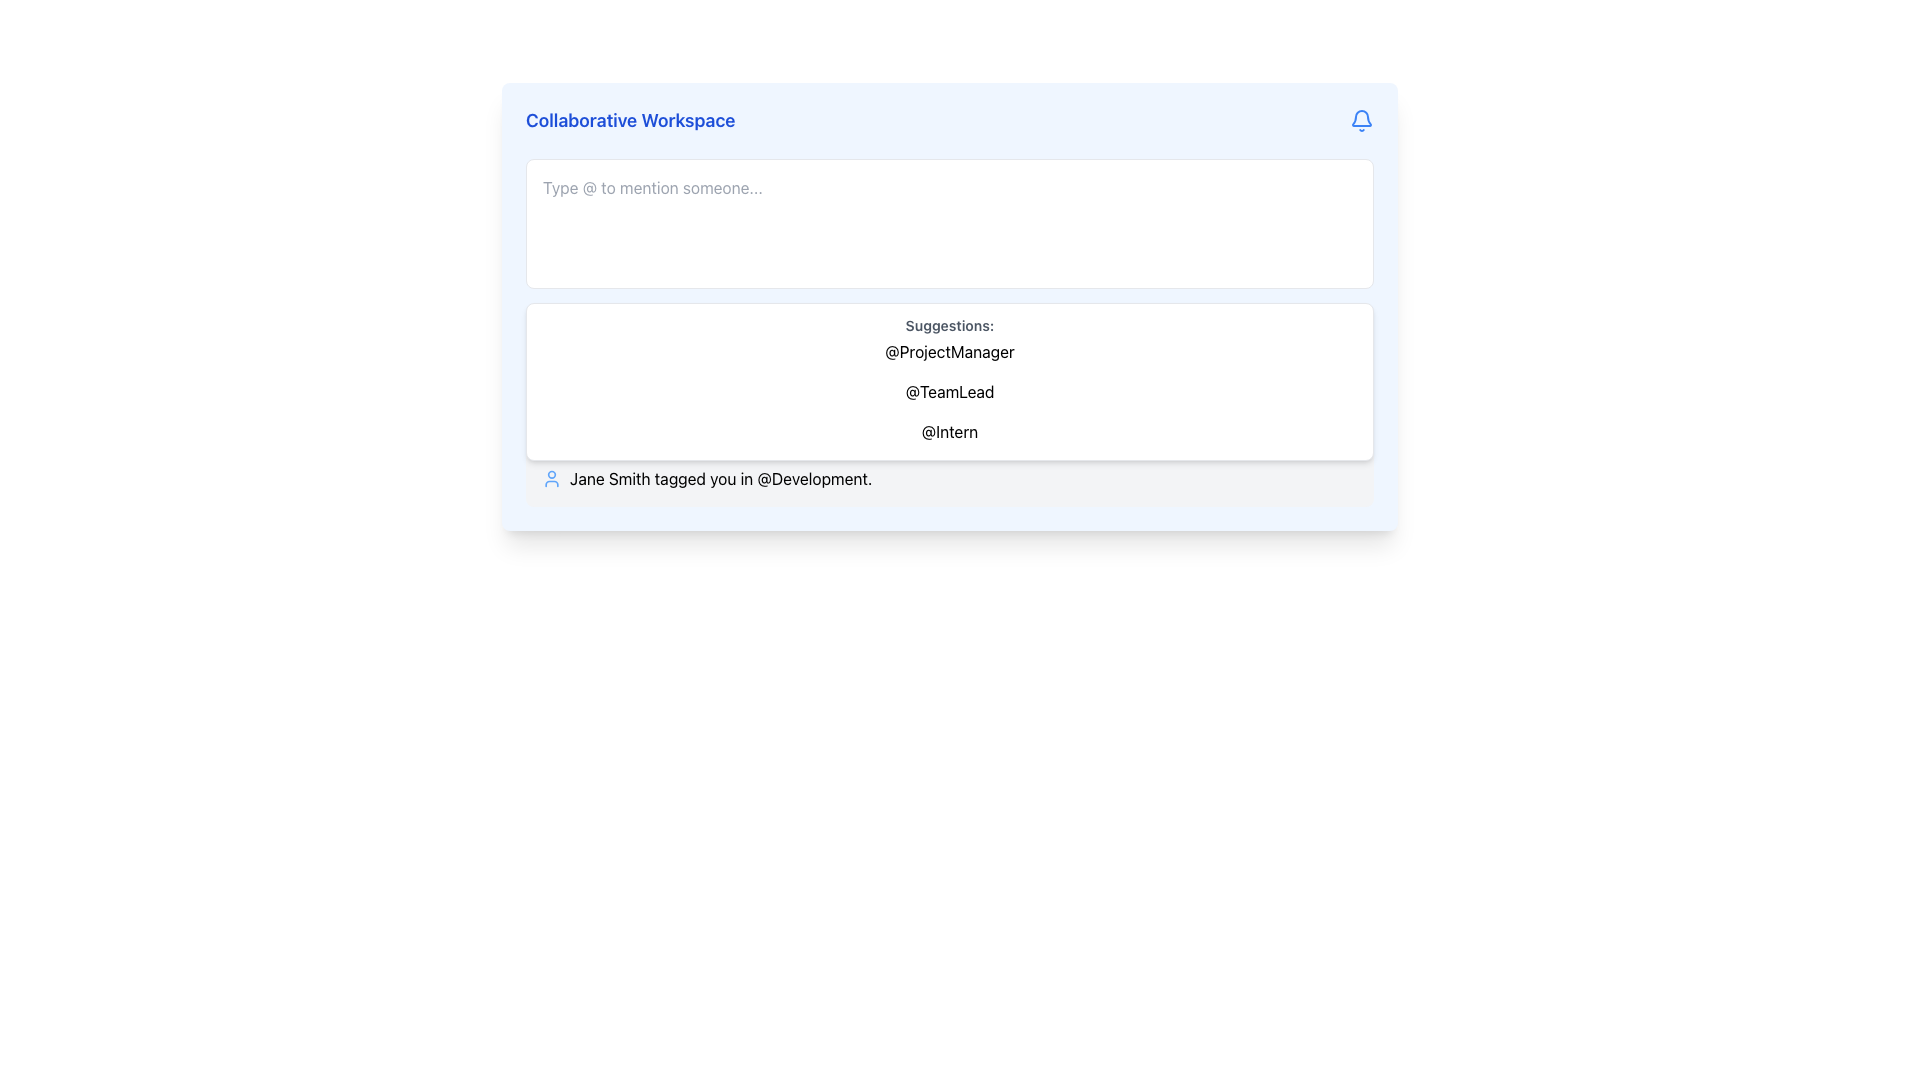  Describe the element at coordinates (949, 462) in the screenshot. I see `notification from the activity log that indicates 'Jane Smith tagged you in @Development.'` at that location.